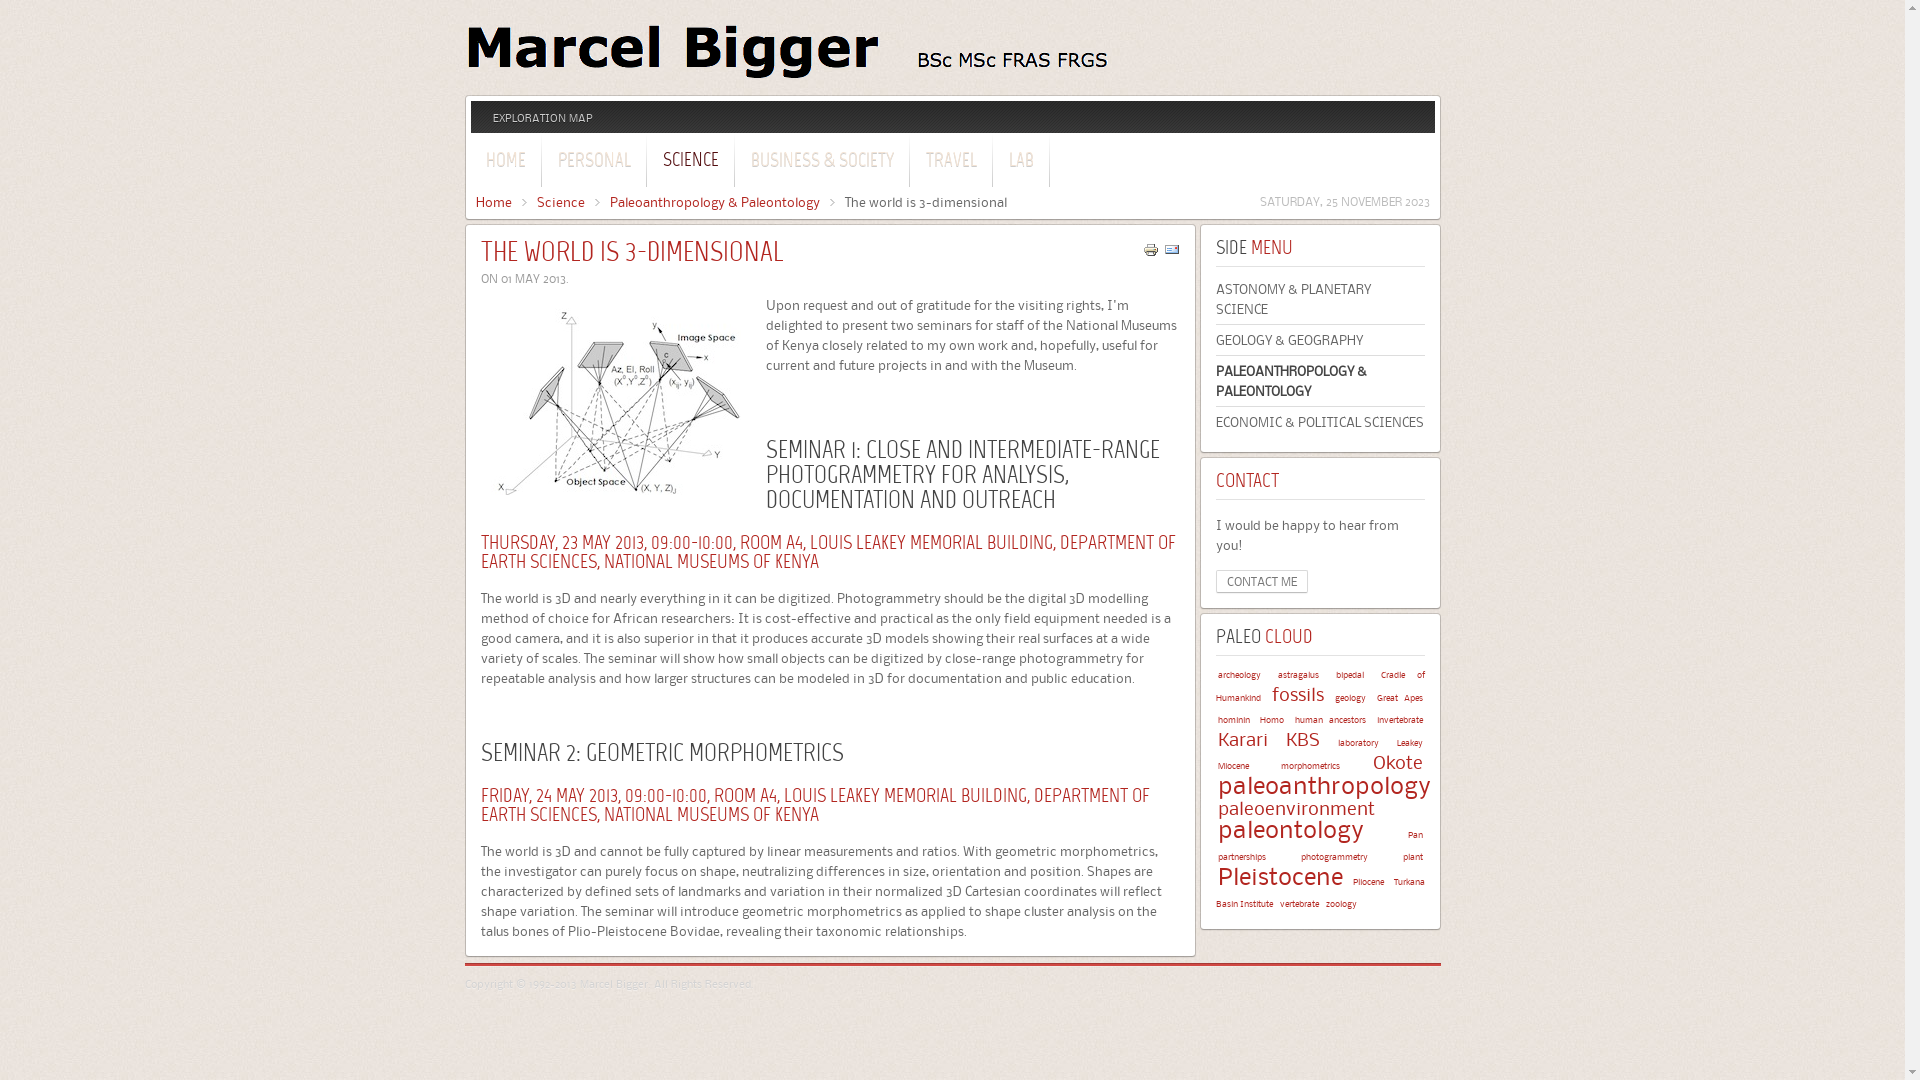 The height and width of the screenshot is (1080, 1920). Describe the element at coordinates (536, 201) in the screenshot. I see `'Science'` at that location.